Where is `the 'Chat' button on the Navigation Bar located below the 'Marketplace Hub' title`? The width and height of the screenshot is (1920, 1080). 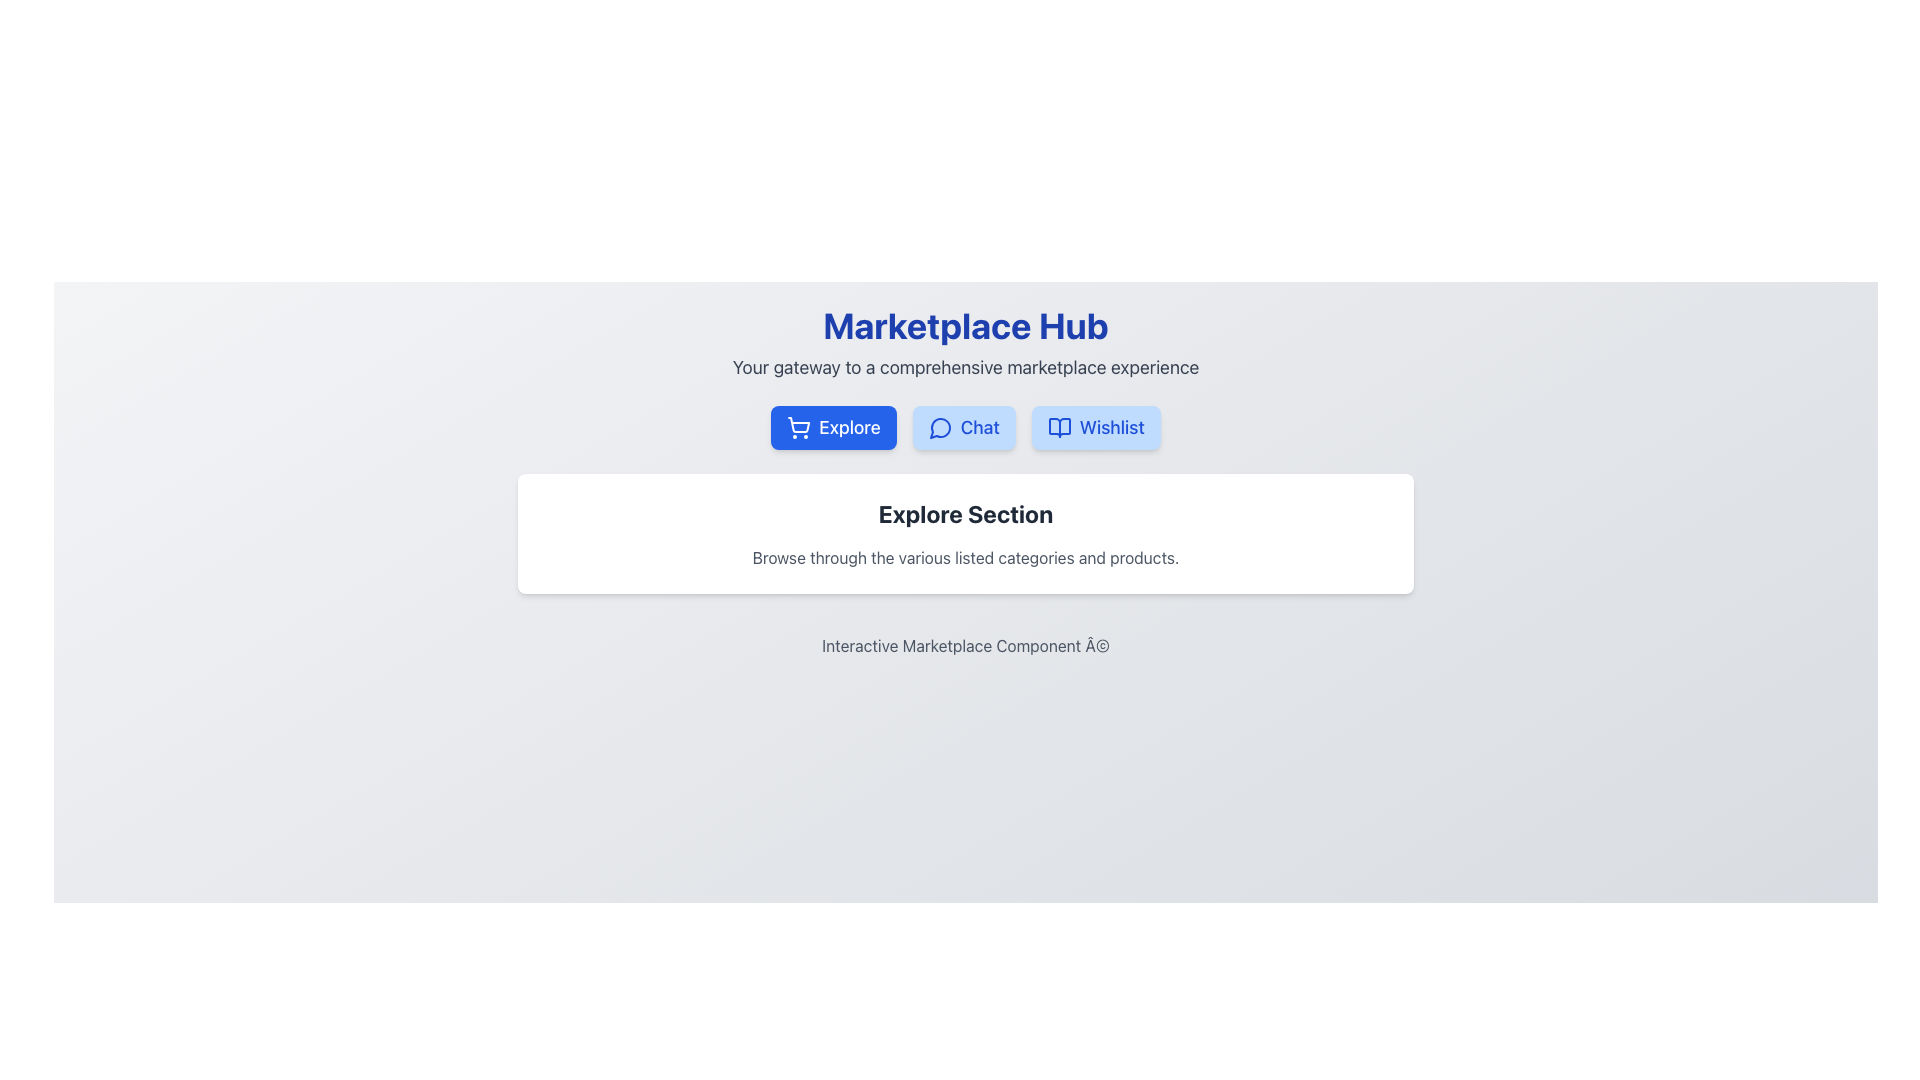 the 'Chat' button on the Navigation Bar located below the 'Marketplace Hub' title is located at coordinates (965, 427).